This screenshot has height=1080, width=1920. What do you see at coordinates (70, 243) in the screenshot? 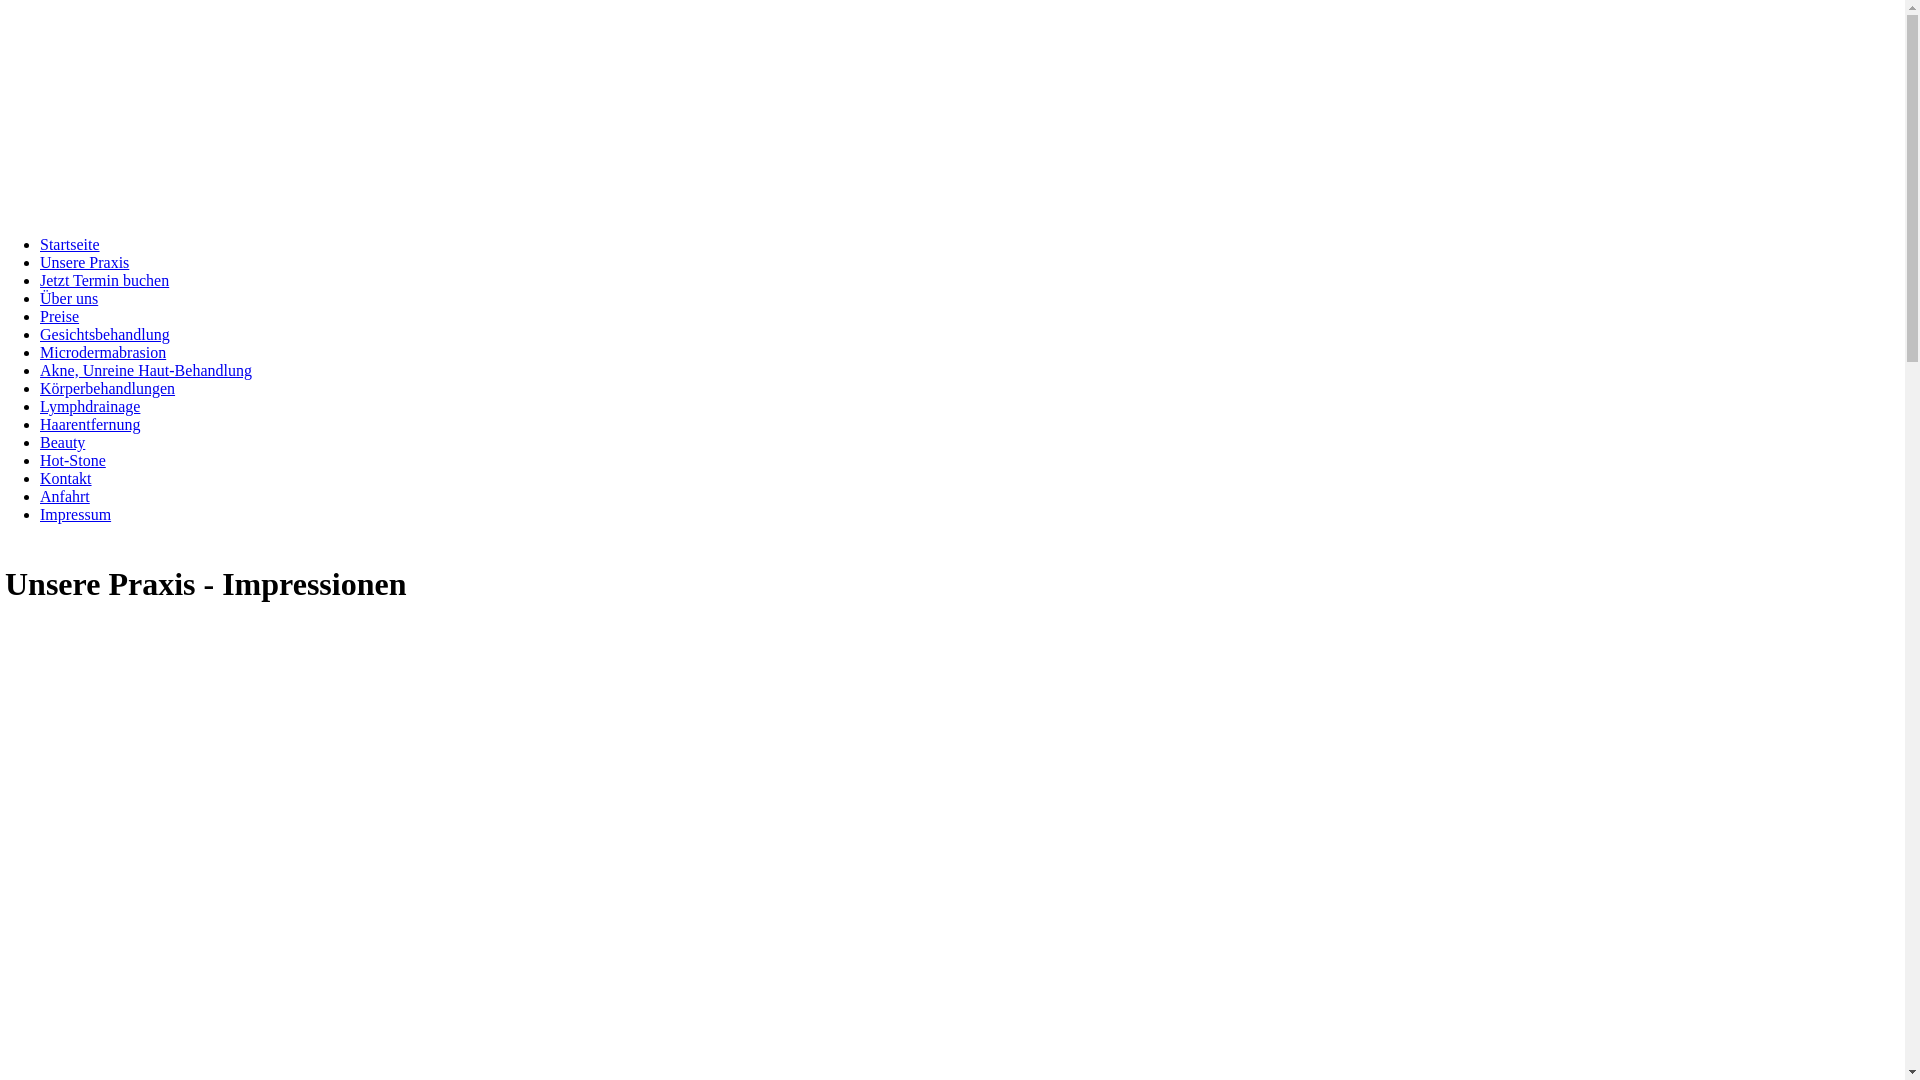
I see `'Startseite'` at bounding box center [70, 243].